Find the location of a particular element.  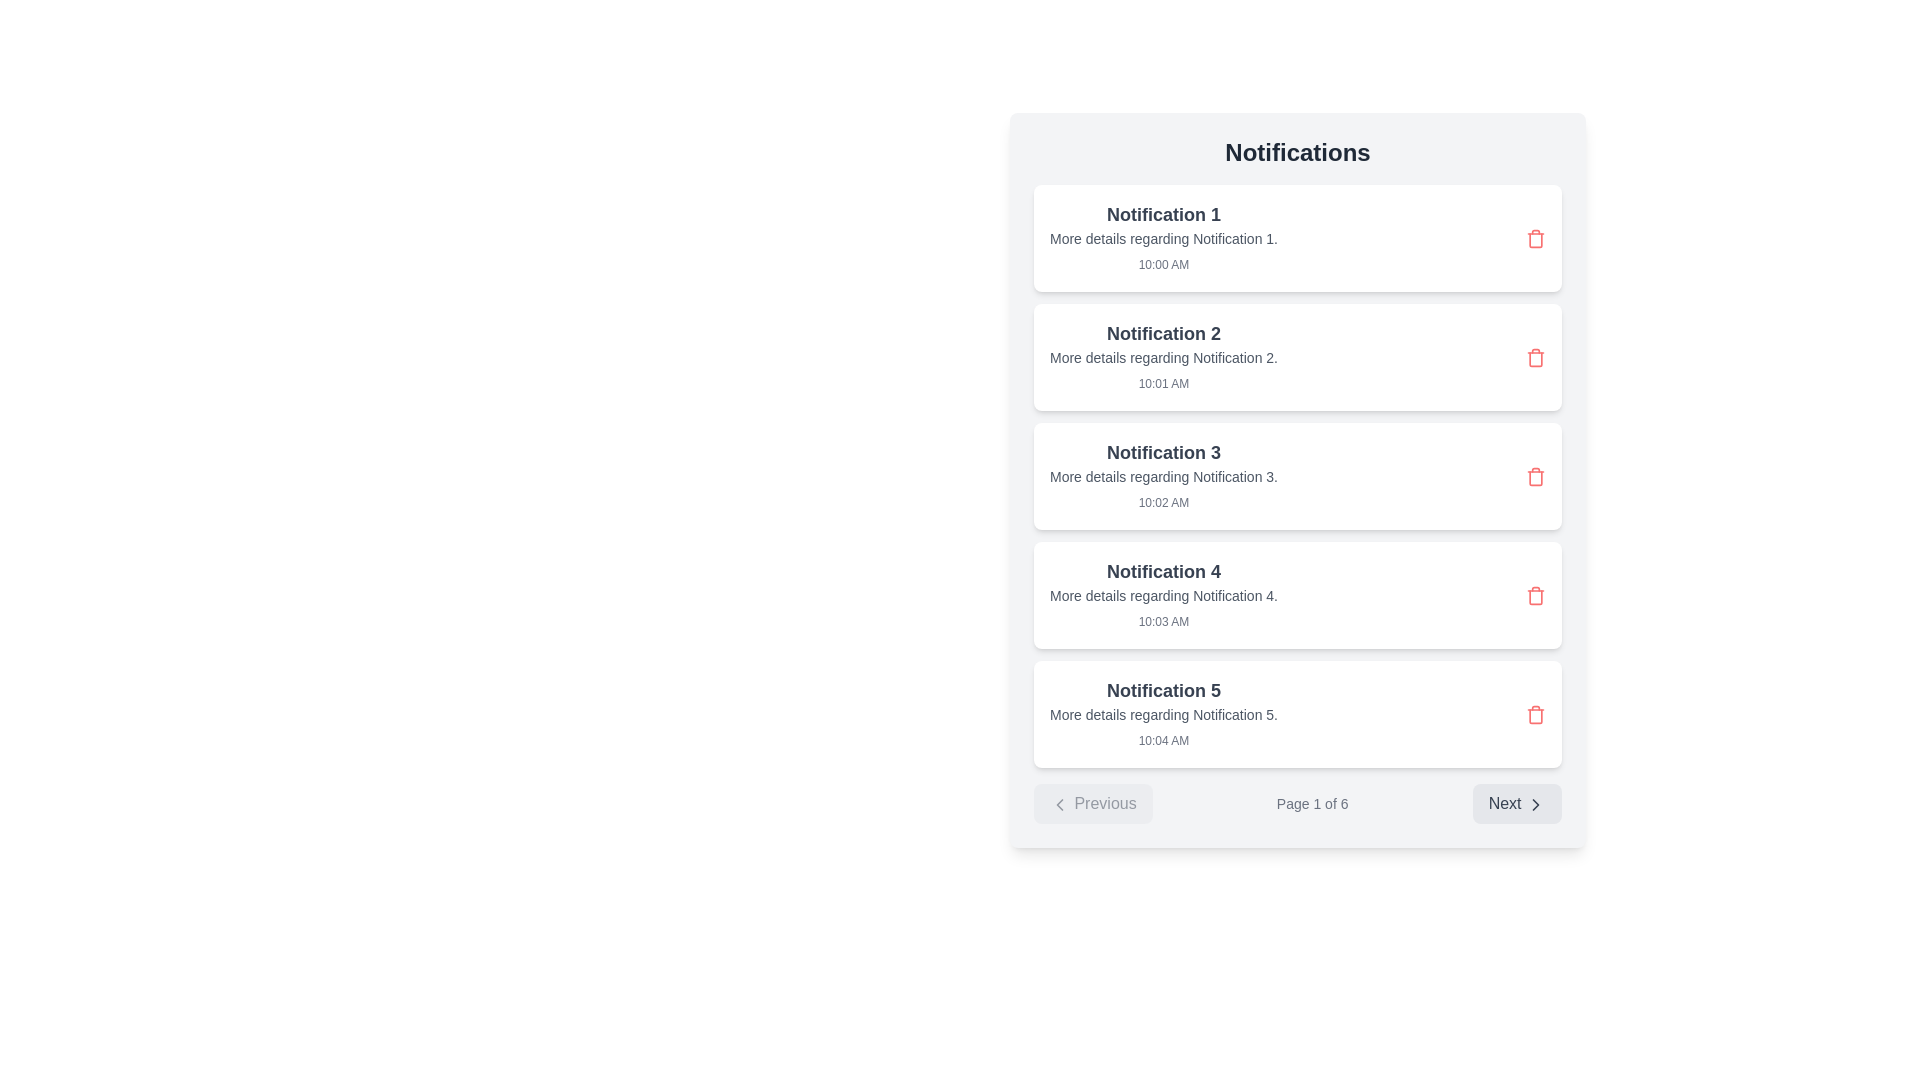

the notification marked as 'Notification 1' for additional actions is located at coordinates (1164, 237).